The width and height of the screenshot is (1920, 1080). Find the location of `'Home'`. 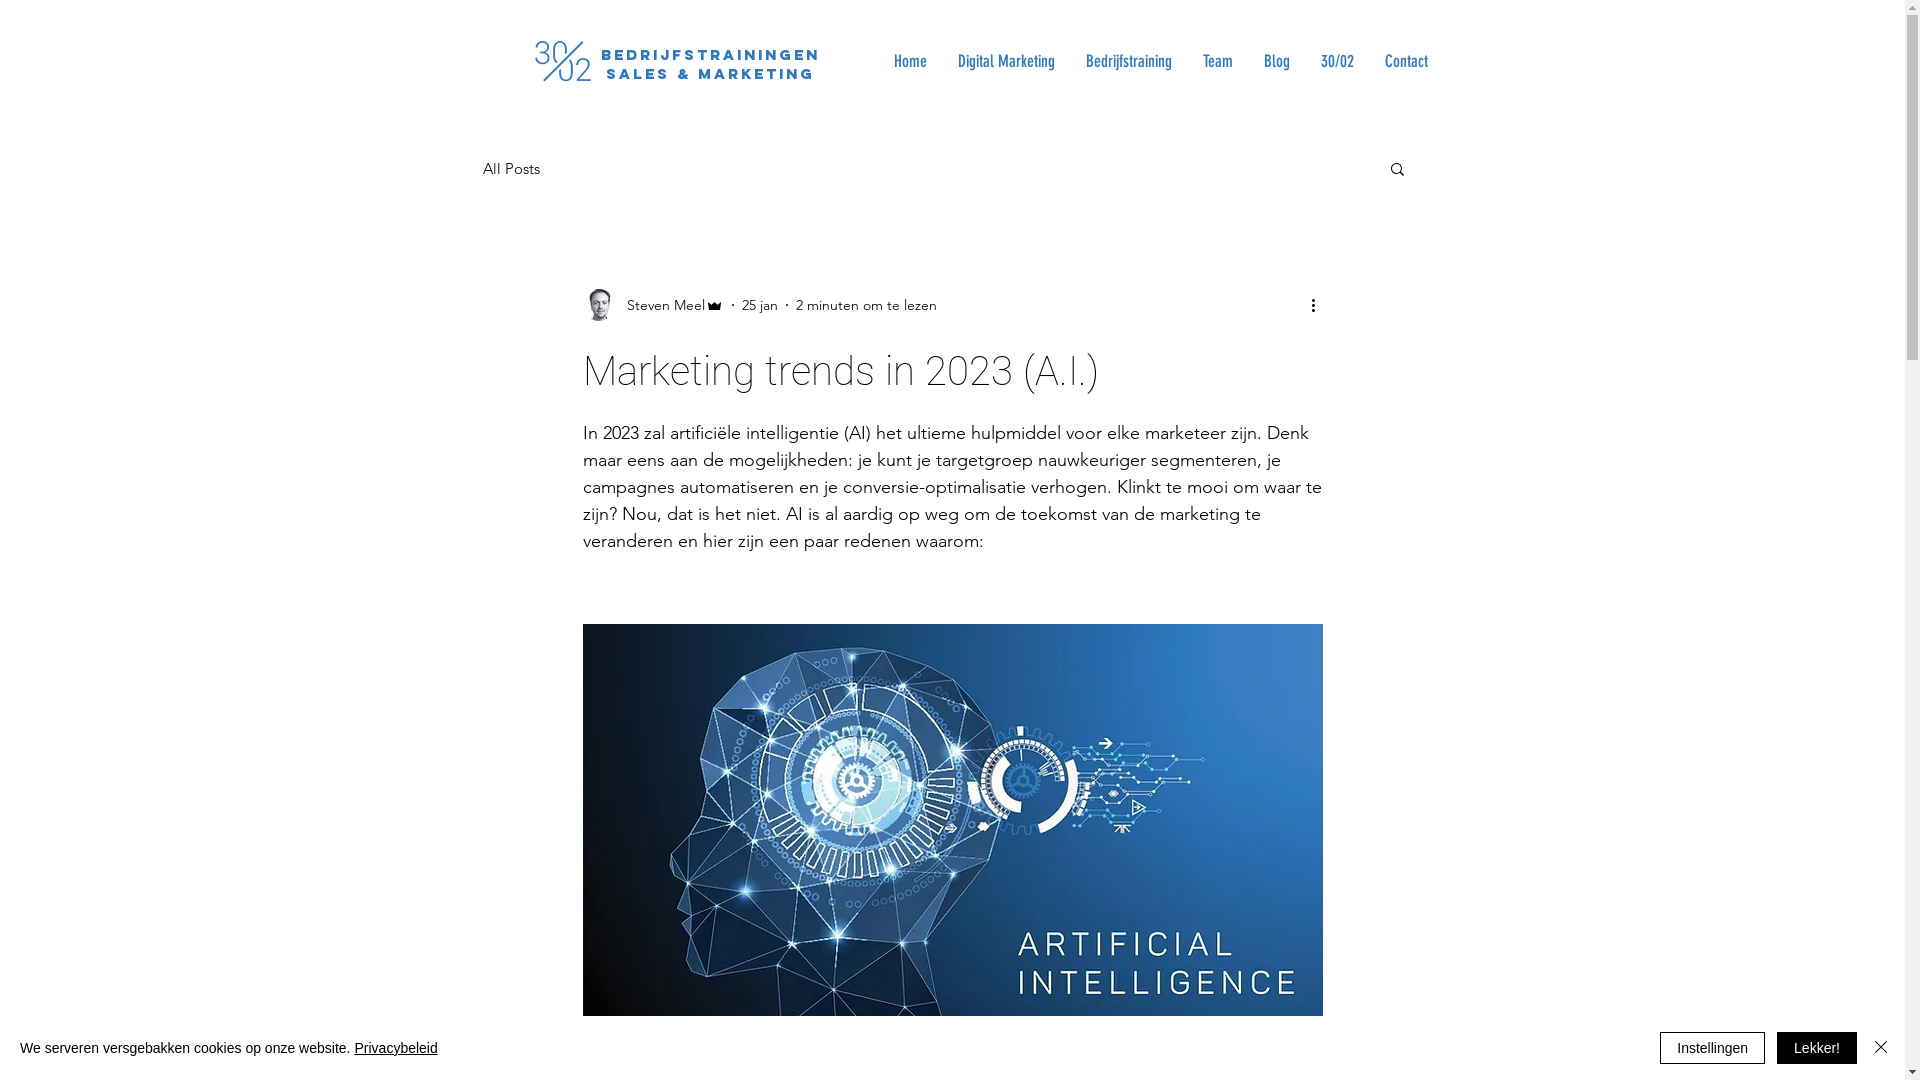

'Home' is located at coordinates (909, 60).